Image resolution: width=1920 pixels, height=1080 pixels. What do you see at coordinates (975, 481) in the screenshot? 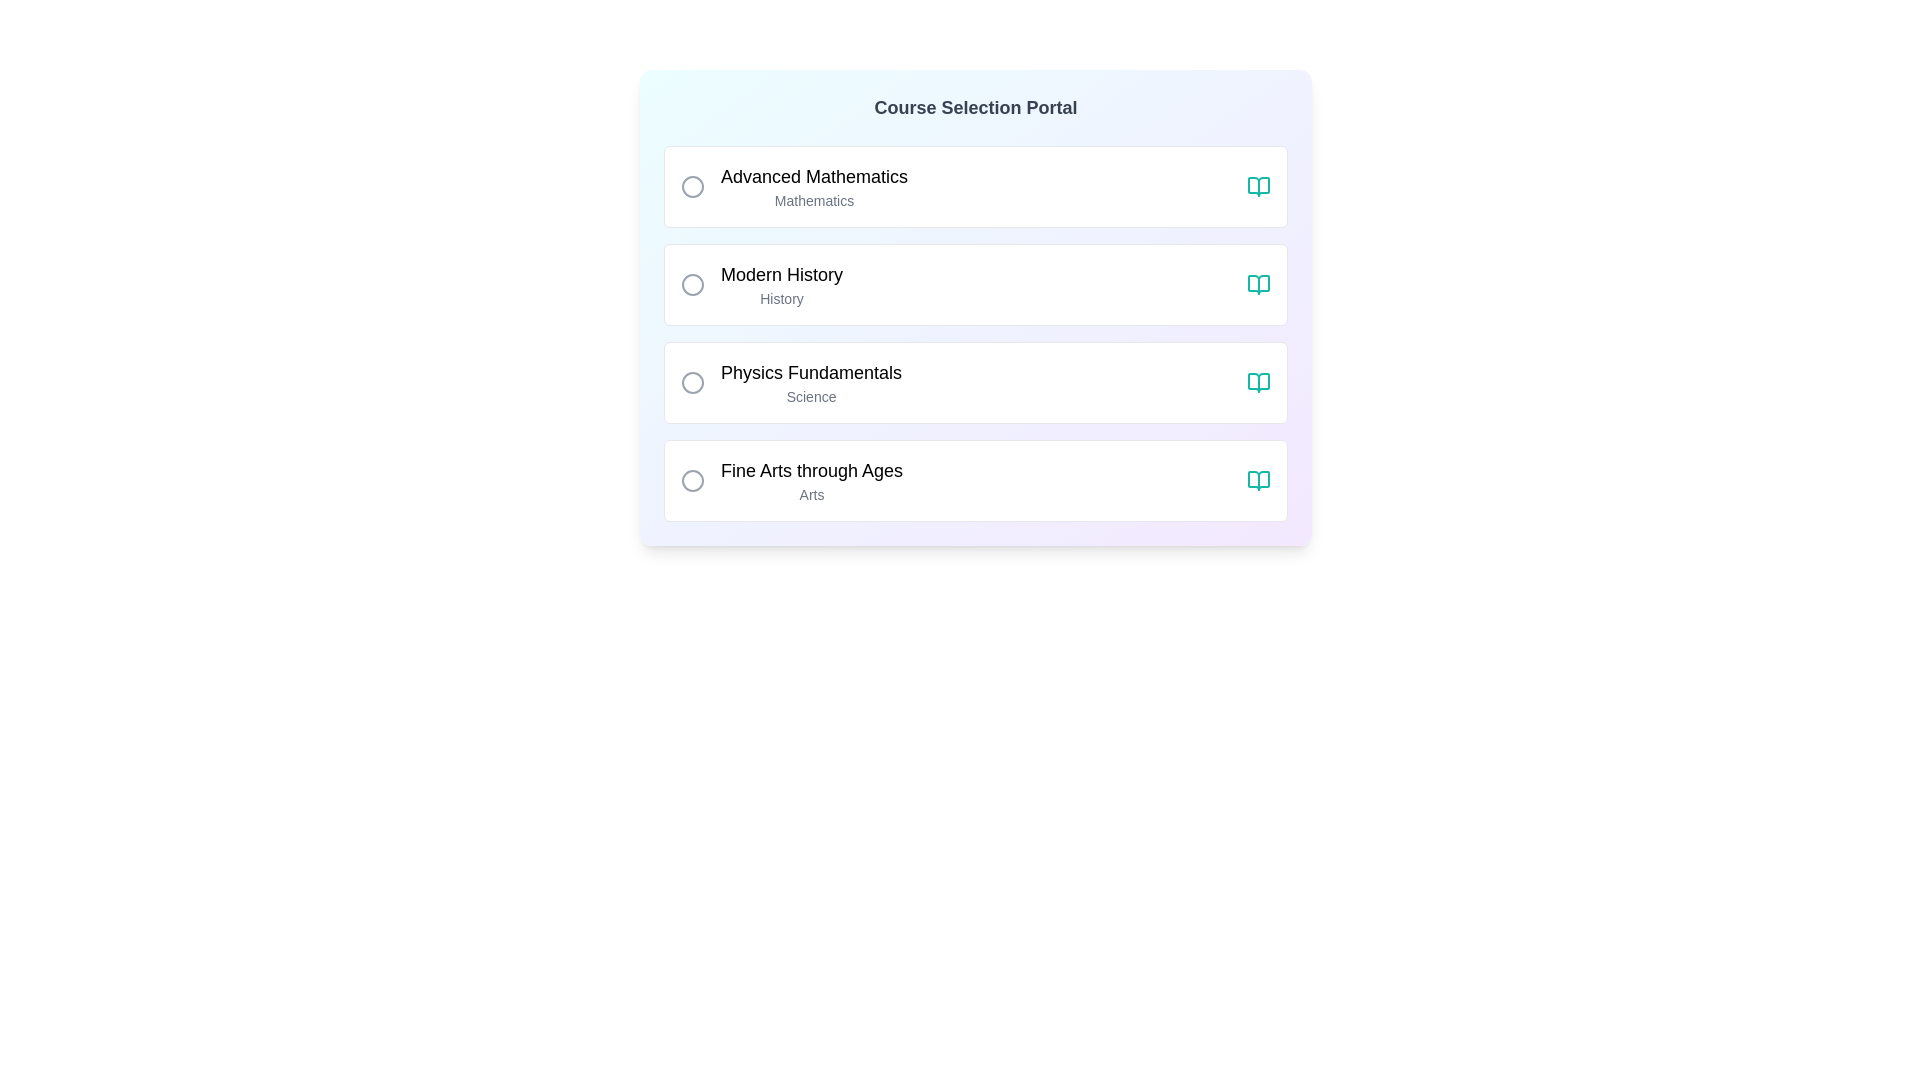
I see `the selectable option for the 'Fine Arts through Ages' course in the course selection portal` at bounding box center [975, 481].